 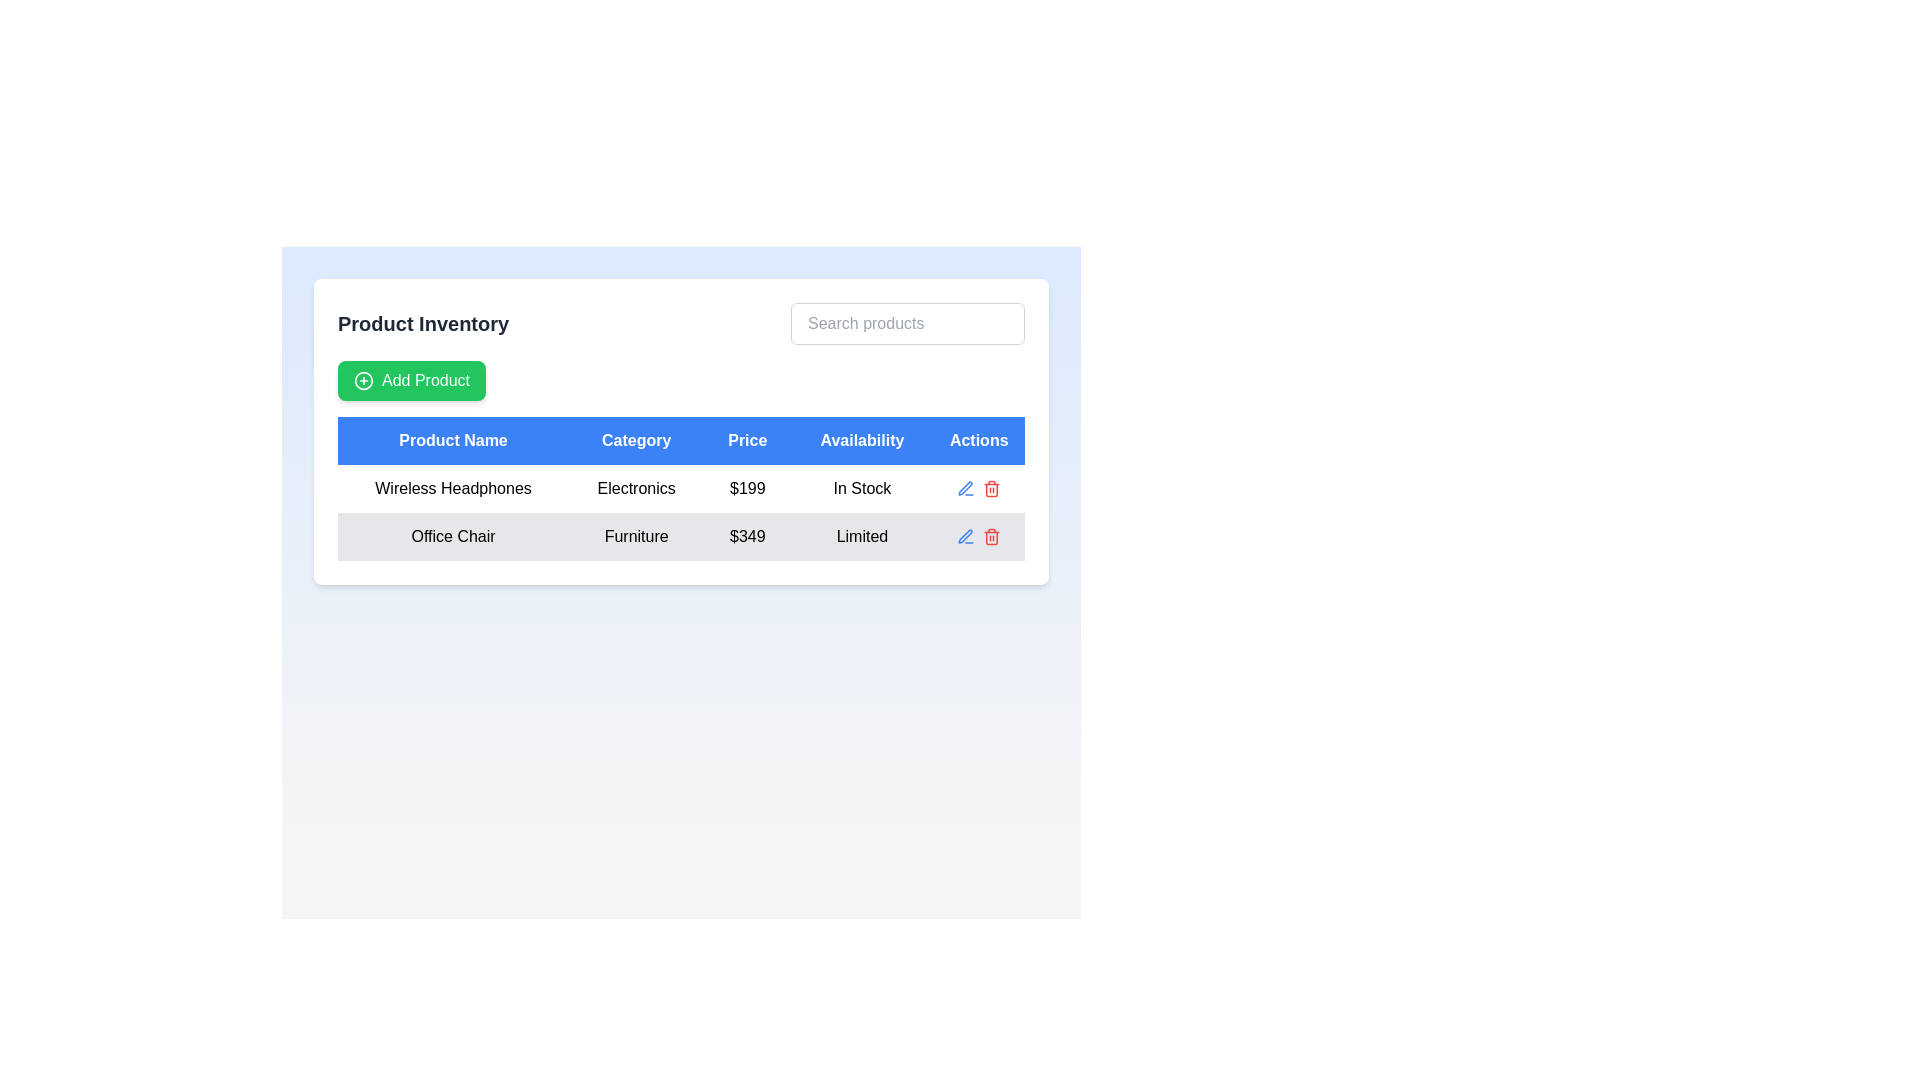 What do you see at coordinates (966, 489) in the screenshot?
I see `the edit icon button located in the Actions column of the second row to initiate editing of the Office Chair product` at bounding box center [966, 489].